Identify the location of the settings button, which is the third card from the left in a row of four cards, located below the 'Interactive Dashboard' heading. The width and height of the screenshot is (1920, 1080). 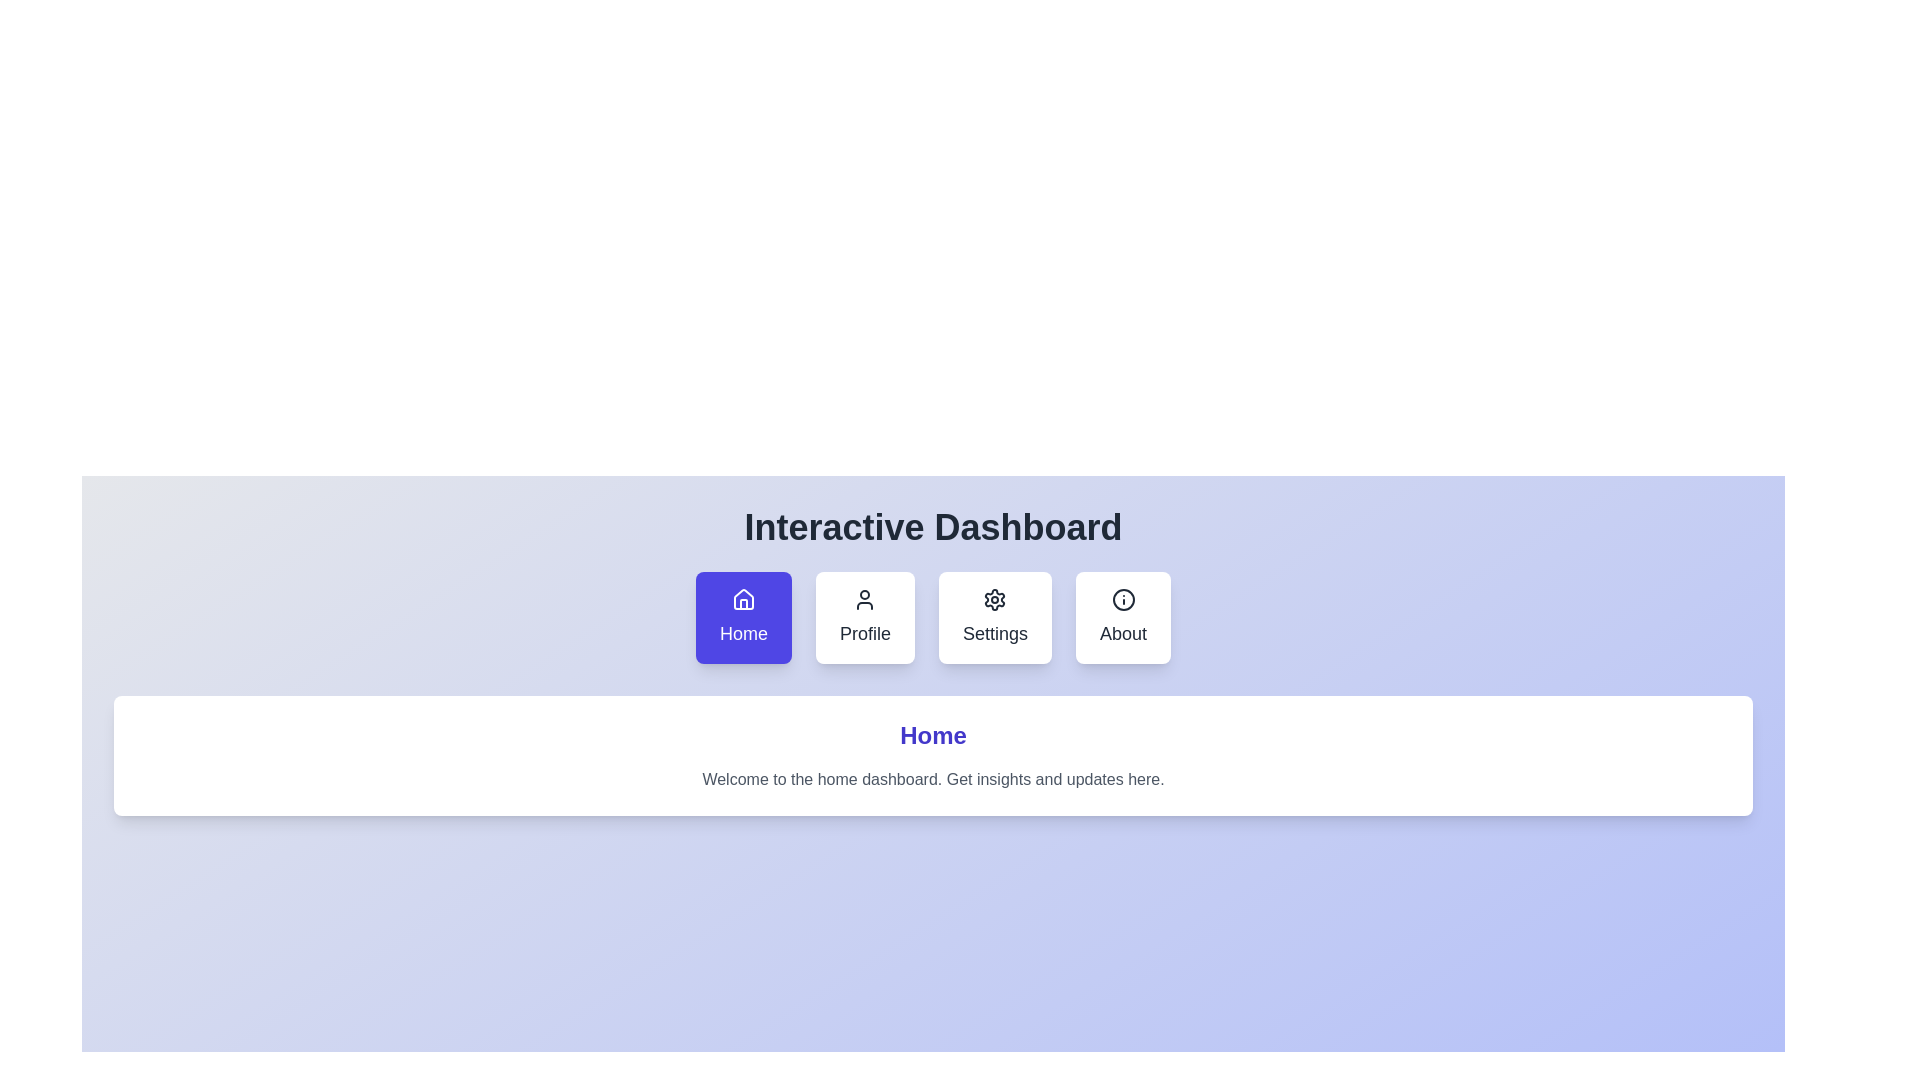
(995, 616).